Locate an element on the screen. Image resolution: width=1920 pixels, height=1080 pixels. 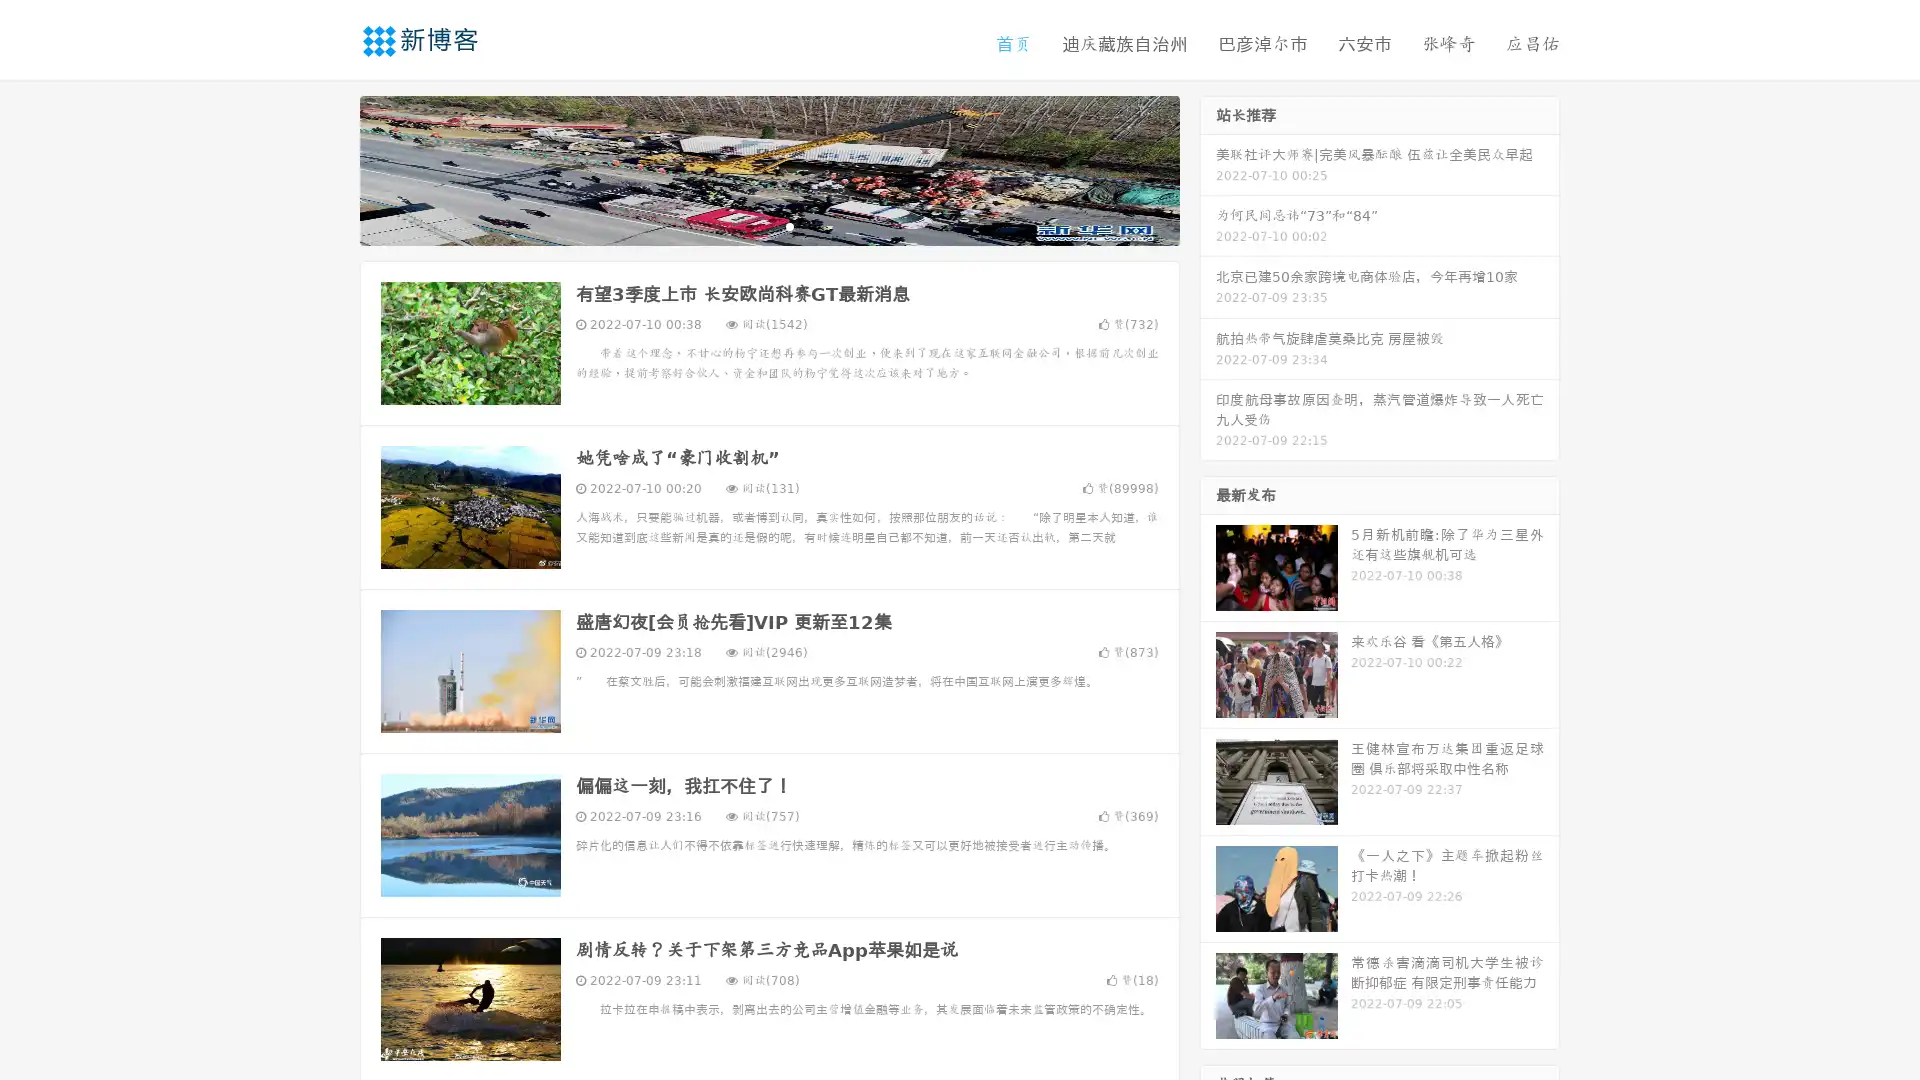
Previous slide is located at coordinates (330, 168).